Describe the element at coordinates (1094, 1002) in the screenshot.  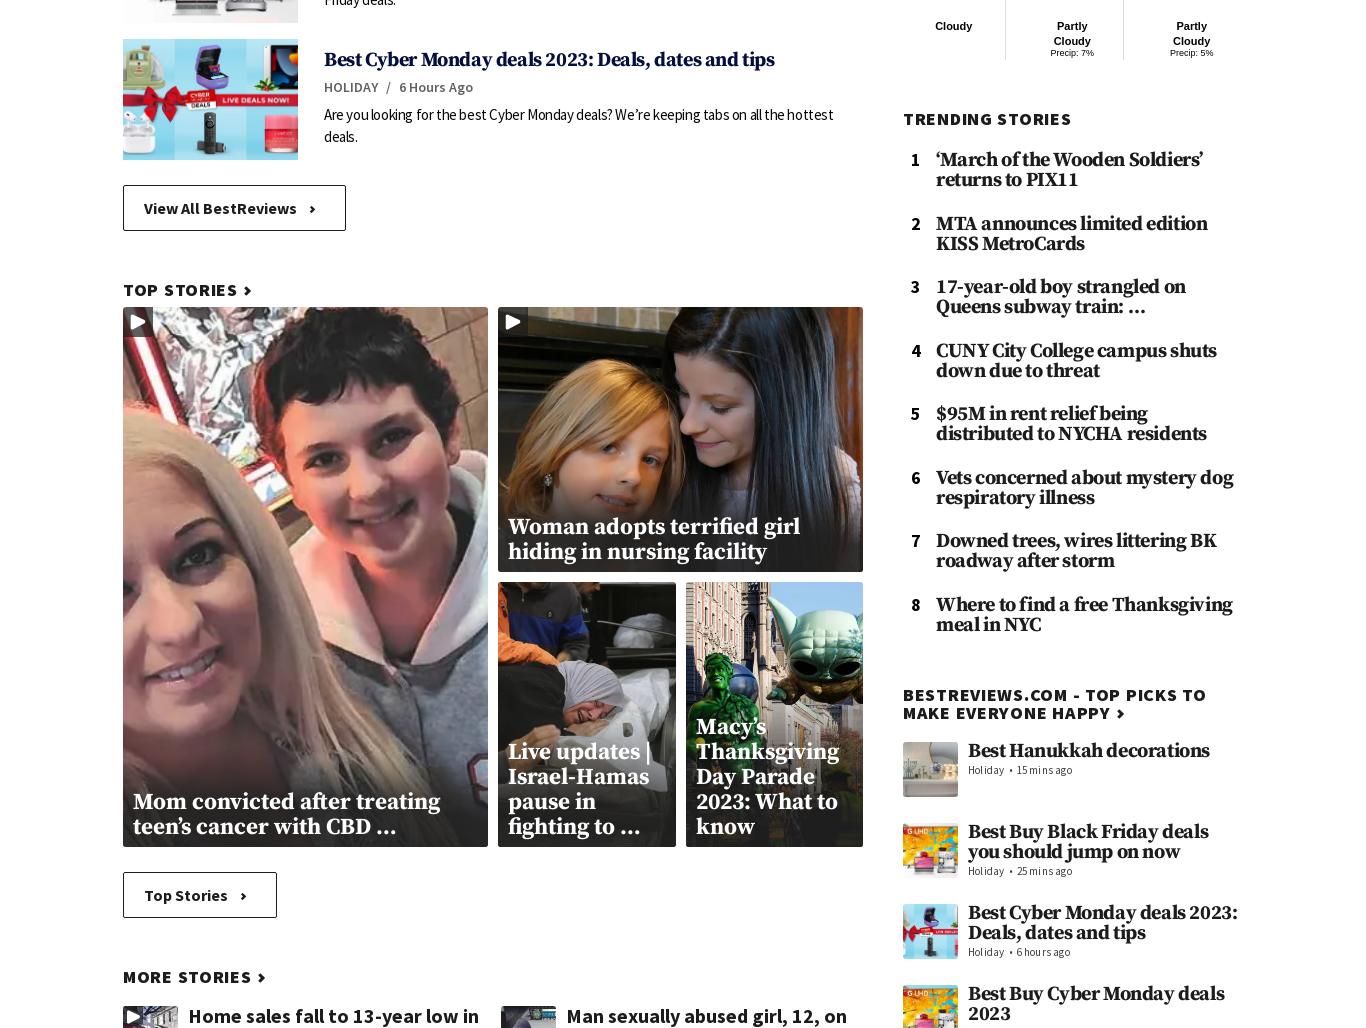
I see `'Best Buy Cyber Monday deals 2023'` at that location.